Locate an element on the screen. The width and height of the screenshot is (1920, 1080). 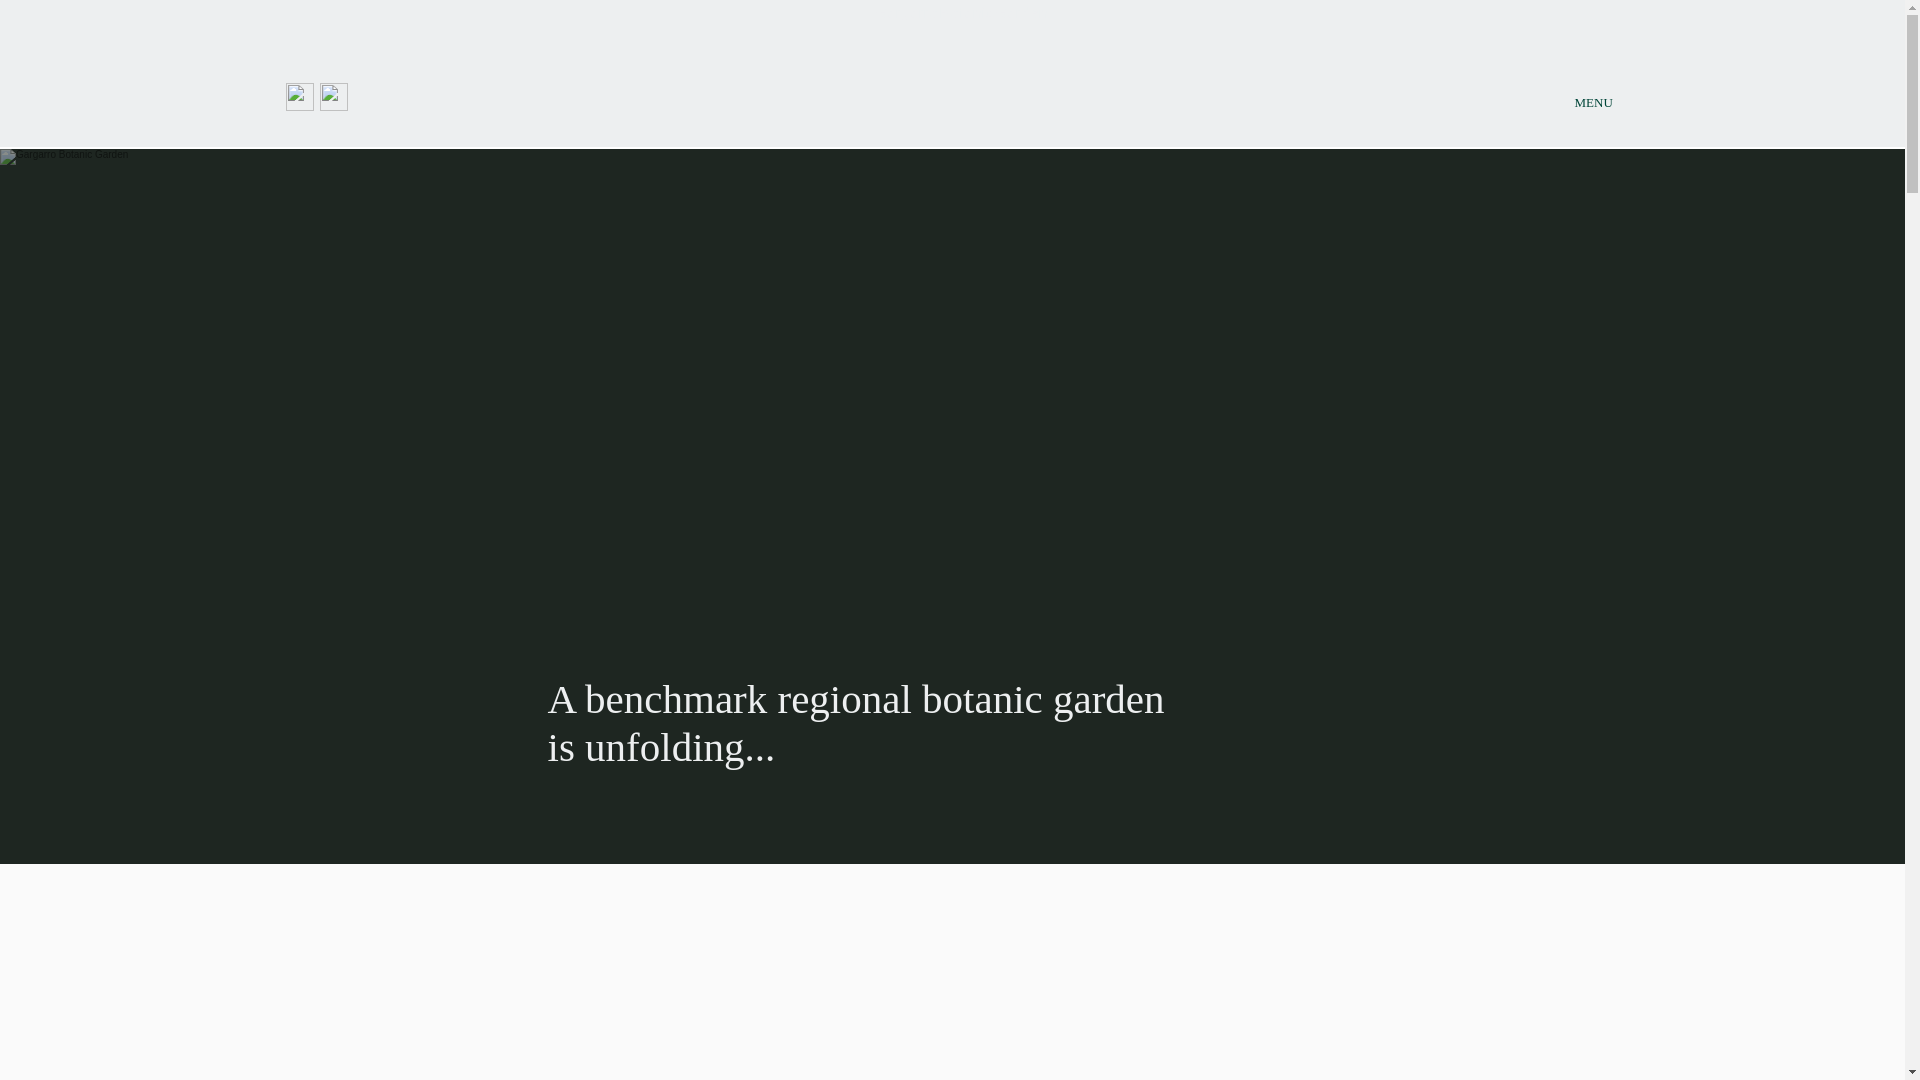
'MENU' is located at coordinates (1592, 103).